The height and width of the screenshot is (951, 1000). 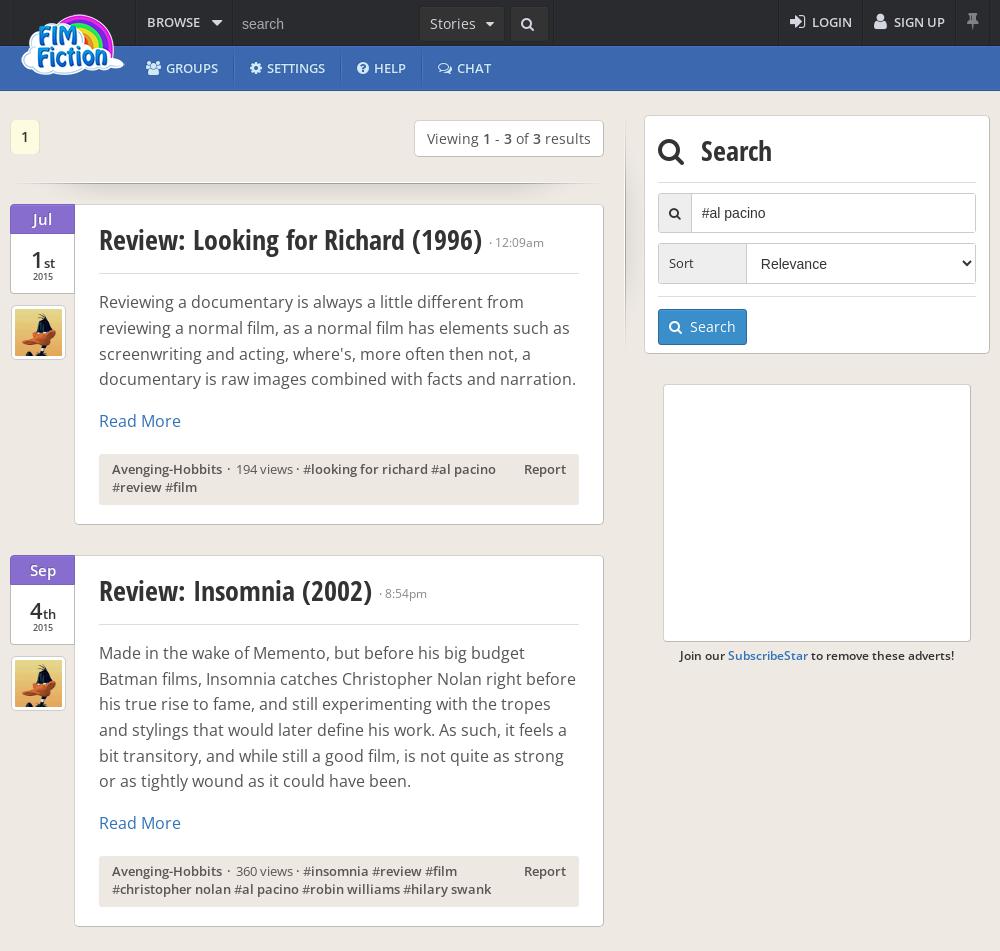 I want to click on 'Sep', so click(x=42, y=567).